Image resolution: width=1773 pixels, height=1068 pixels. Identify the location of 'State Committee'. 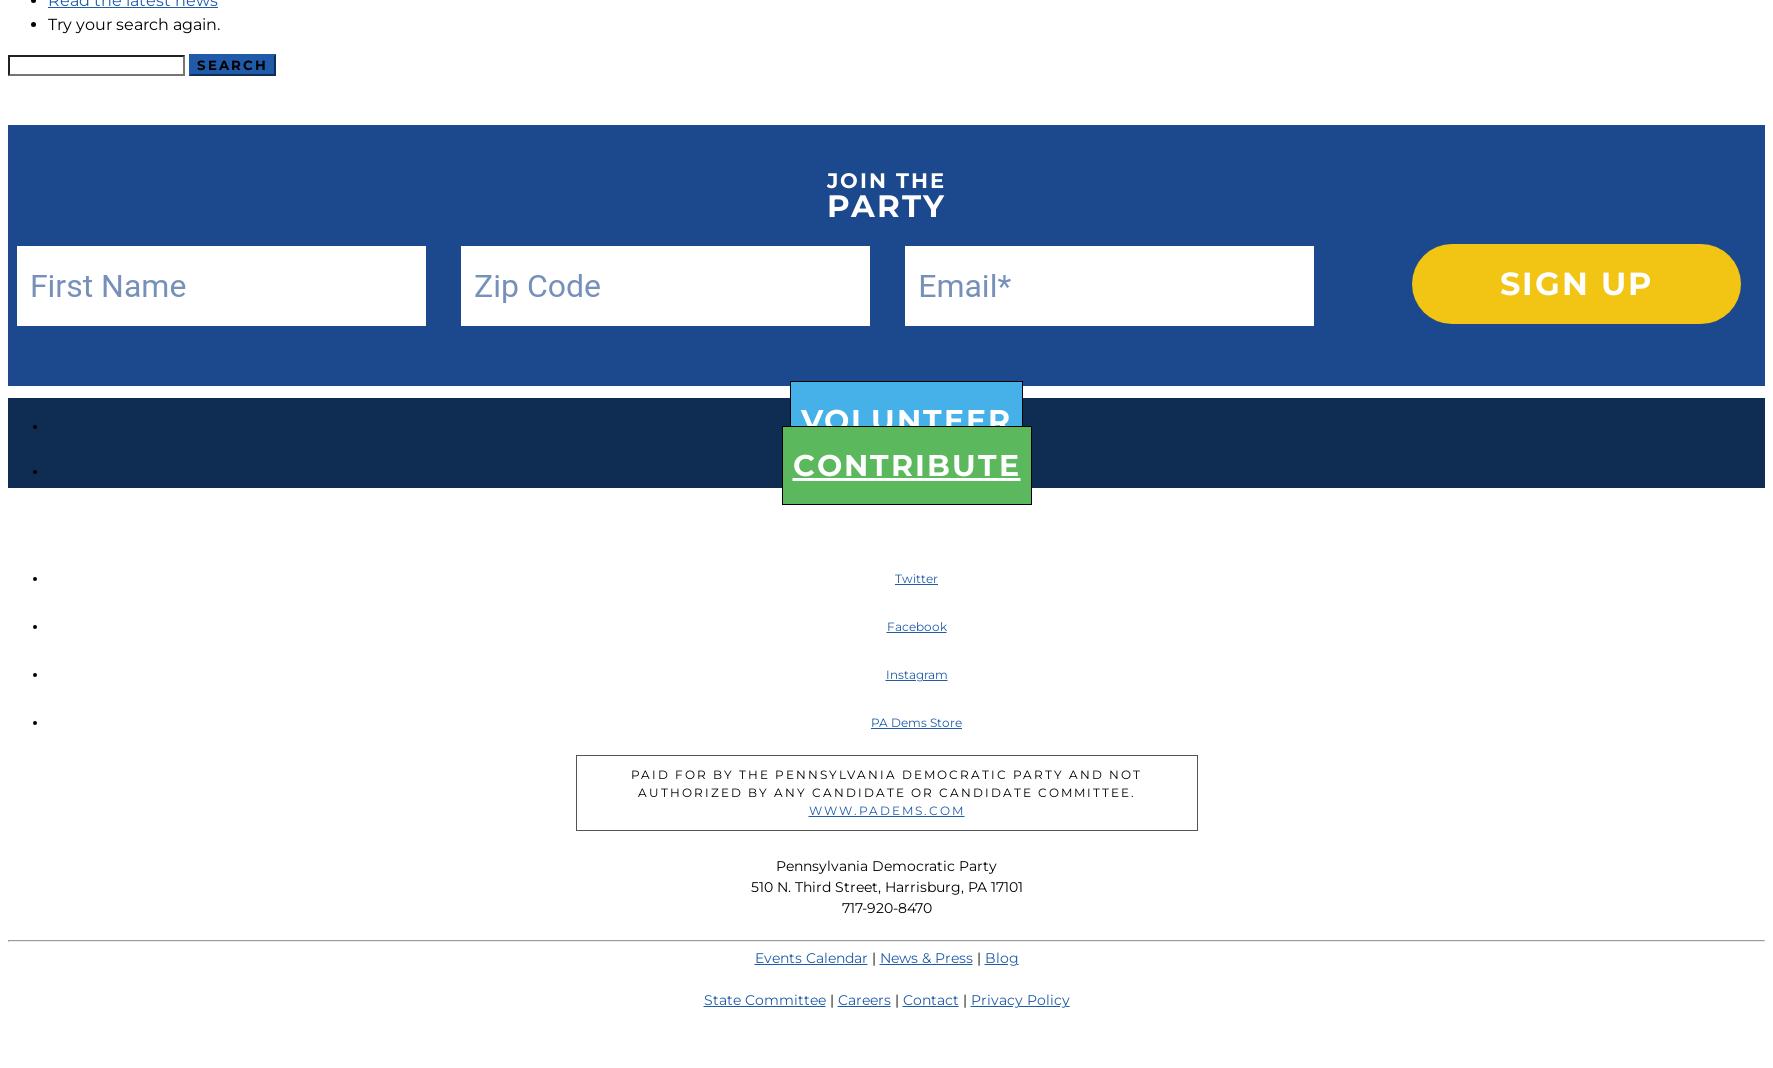
(702, 999).